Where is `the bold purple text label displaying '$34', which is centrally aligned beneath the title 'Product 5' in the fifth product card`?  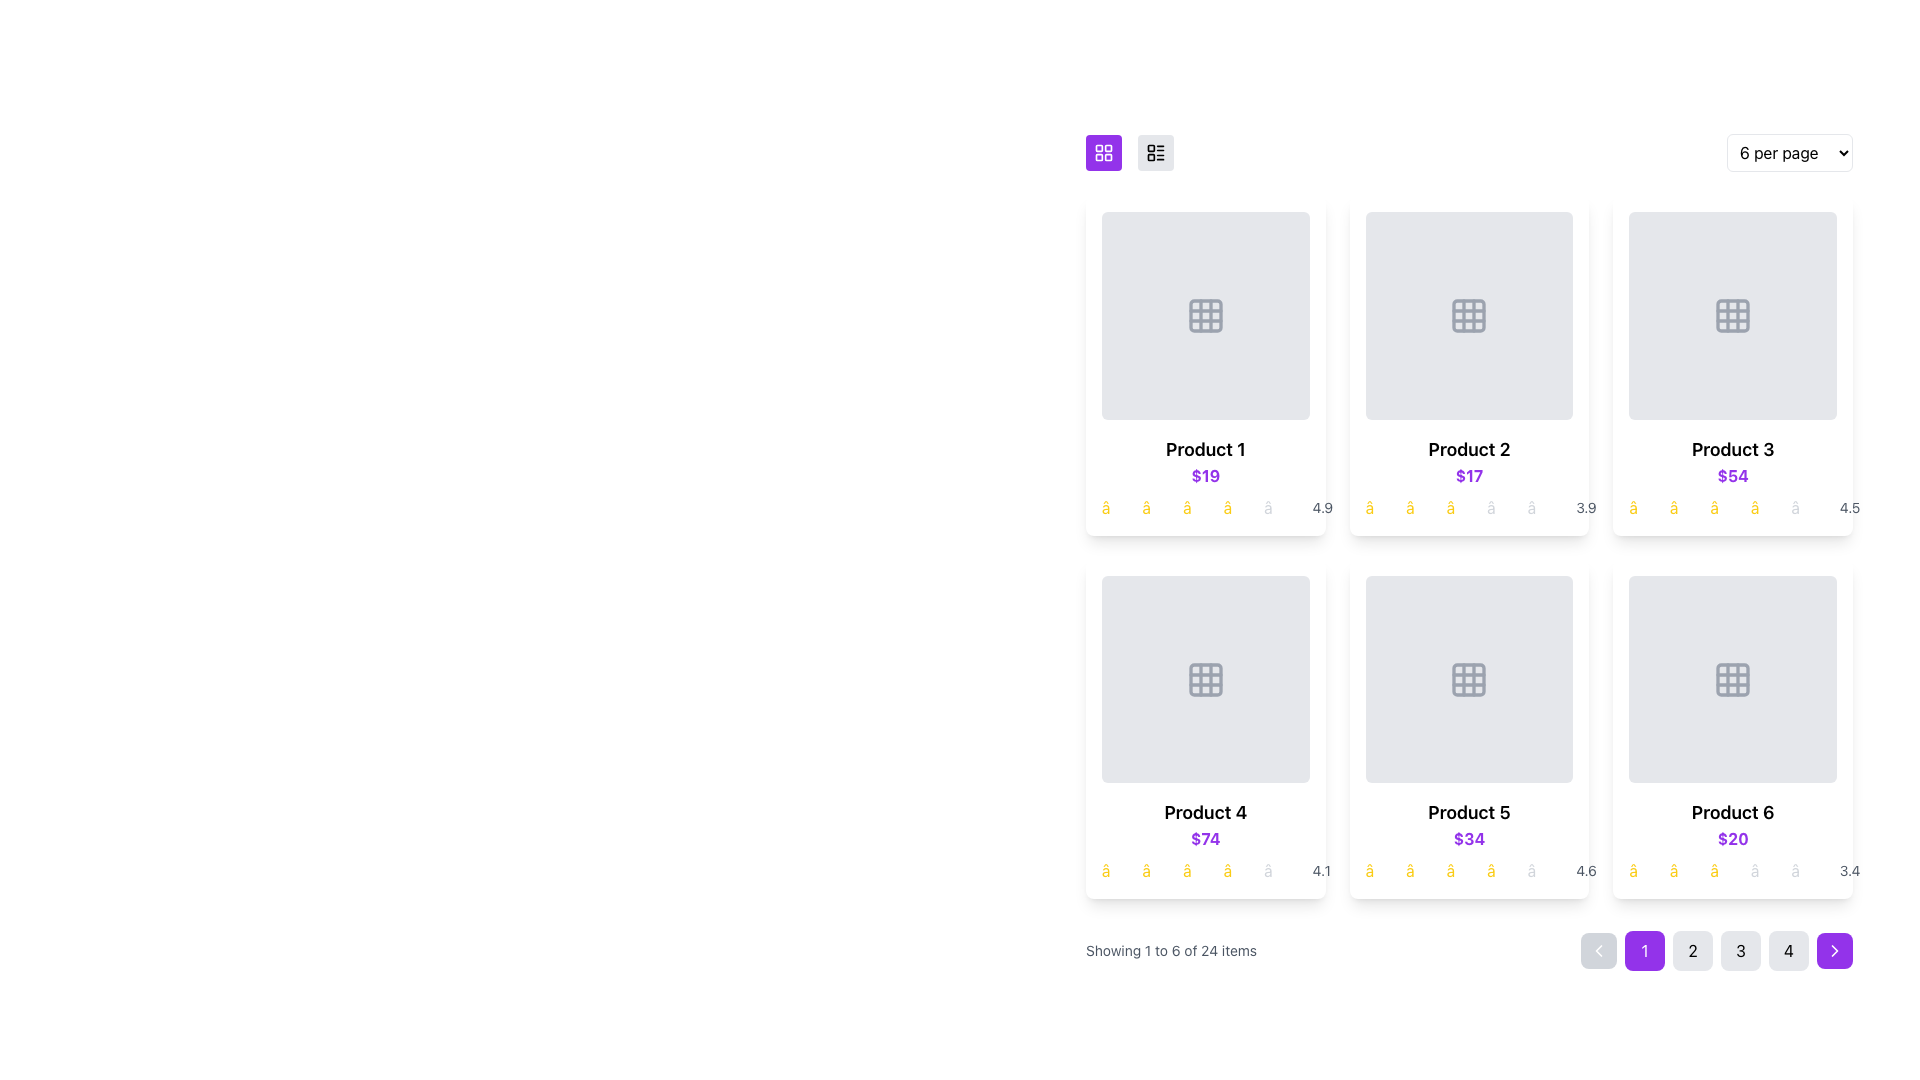
the bold purple text label displaying '$34', which is centrally aligned beneath the title 'Product 5' in the fifth product card is located at coordinates (1469, 839).